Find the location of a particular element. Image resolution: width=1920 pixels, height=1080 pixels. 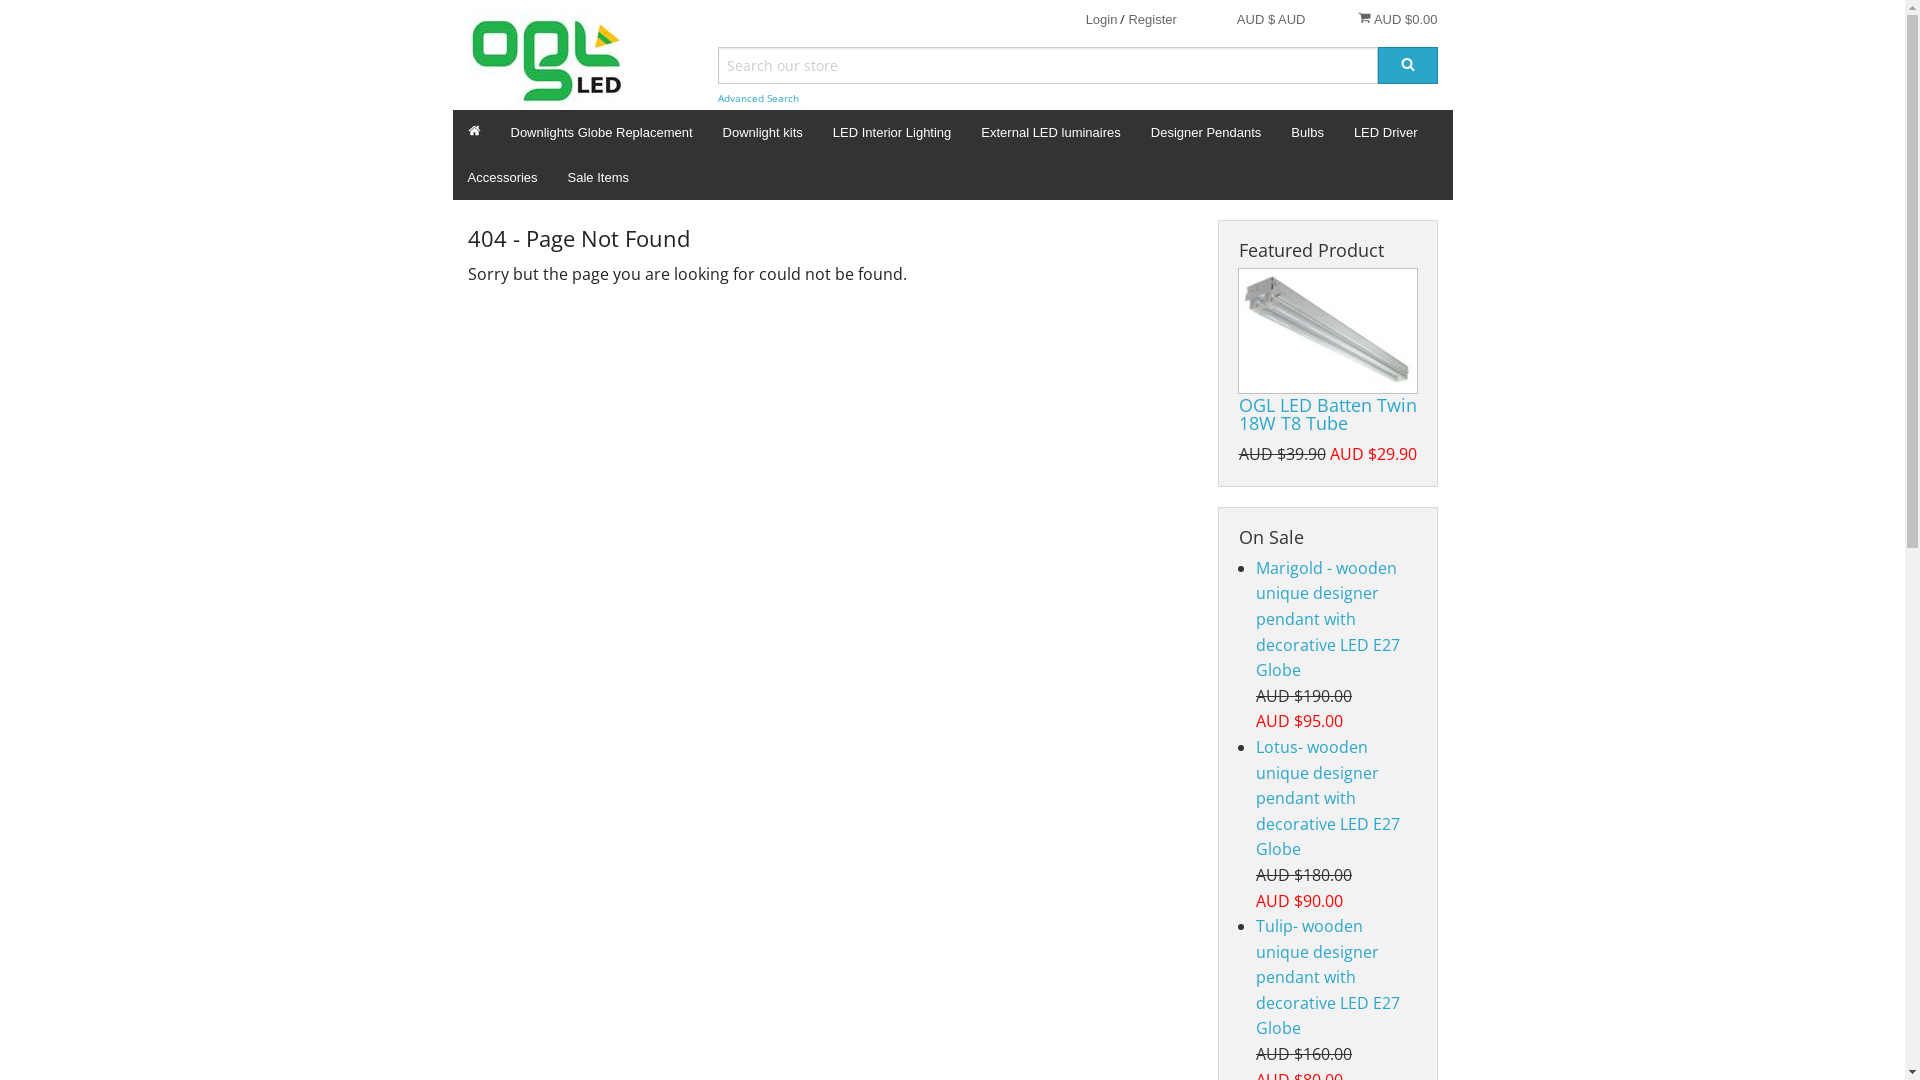

'LED Interior Lighting' is located at coordinates (891, 132).